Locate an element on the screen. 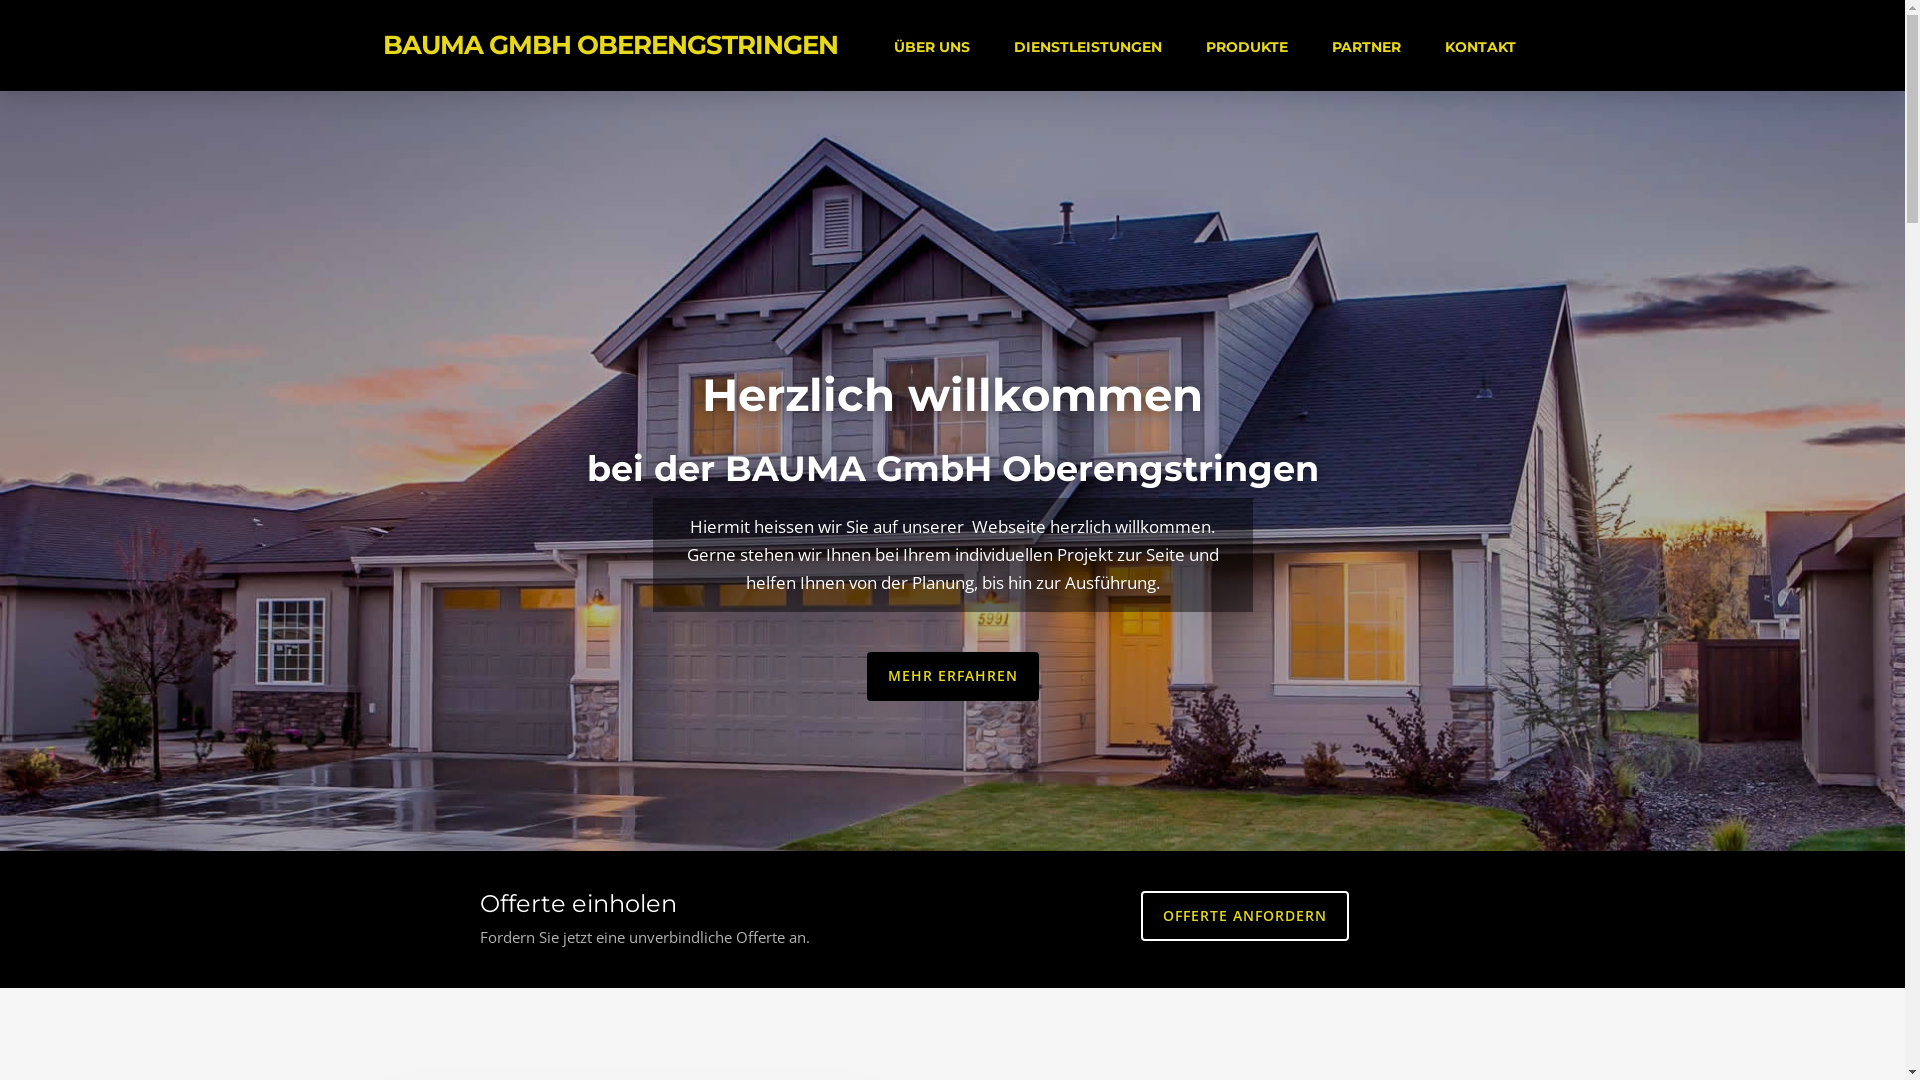 The height and width of the screenshot is (1080, 1920). 'BAUMA GMBH OBERENGSTRINGEN' is located at coordinates (609, 45).